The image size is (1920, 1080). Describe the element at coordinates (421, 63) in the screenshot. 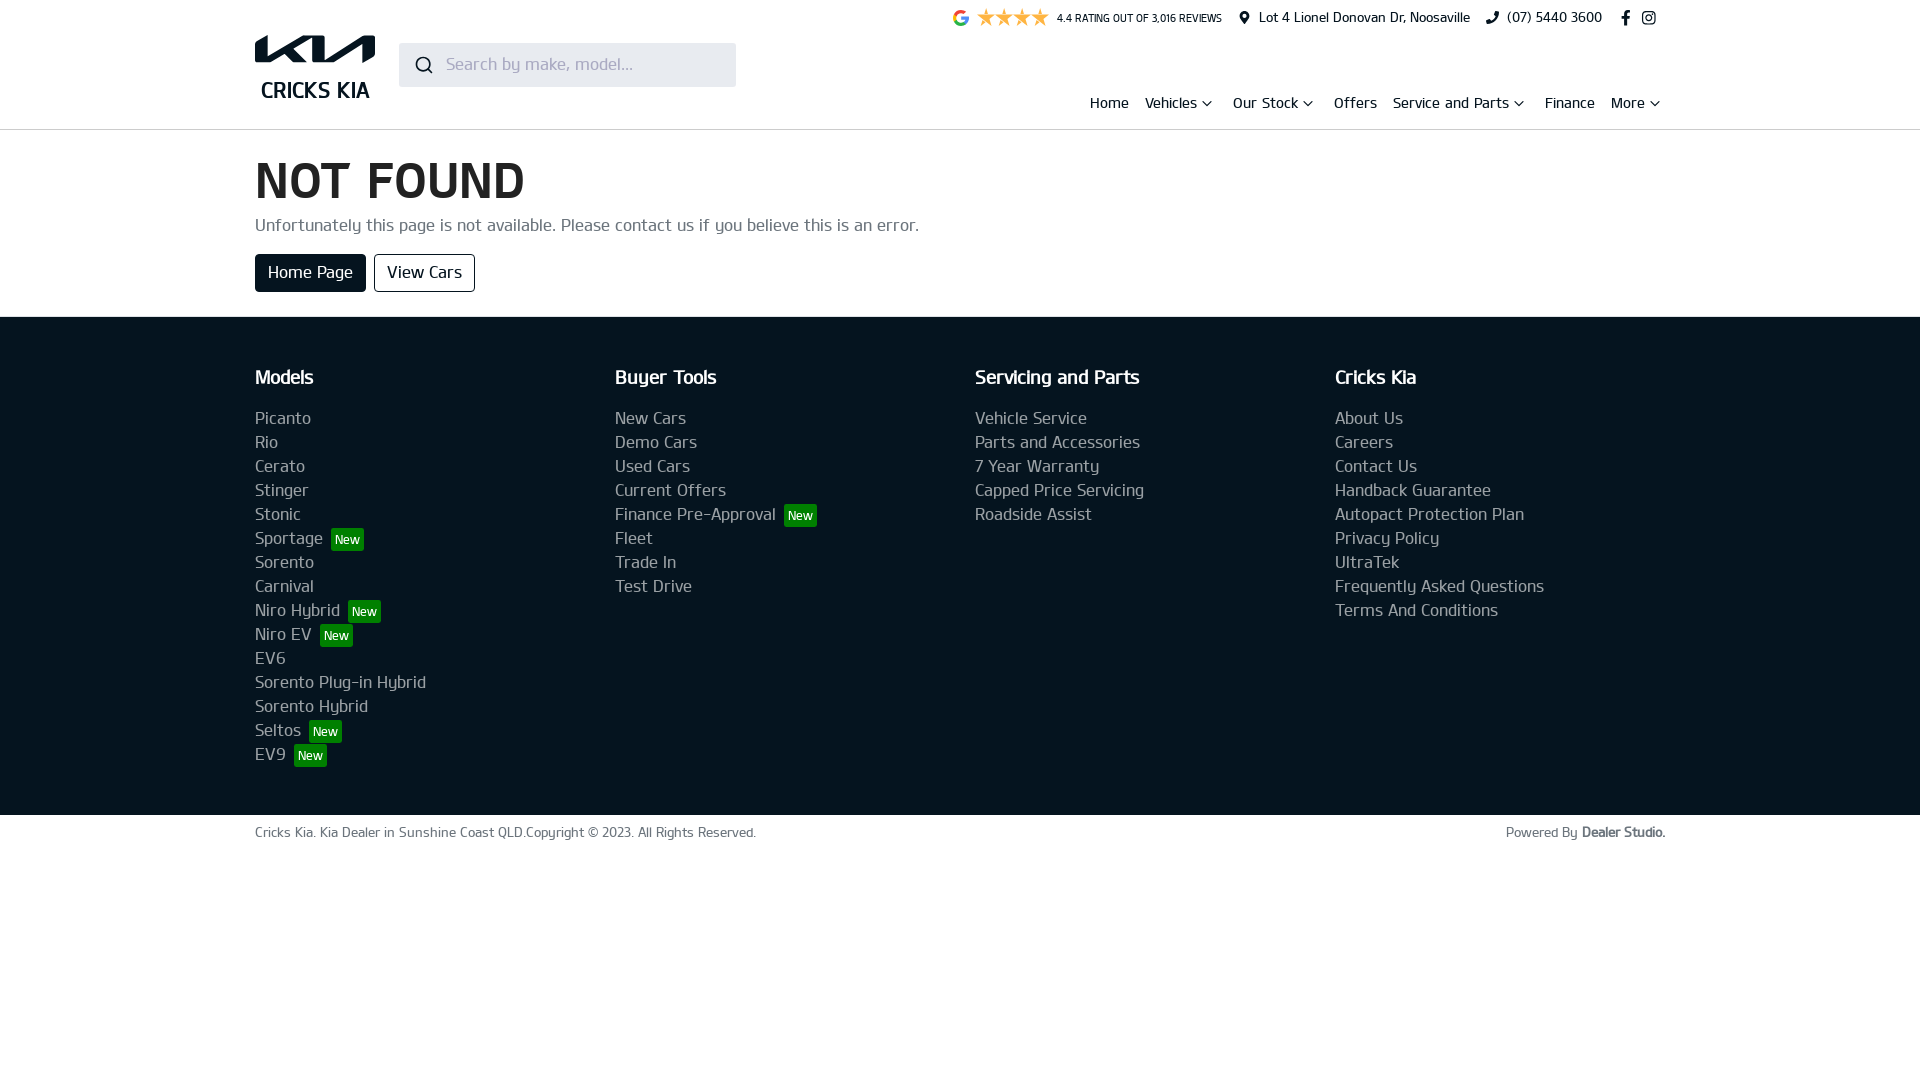

I see `'Submit'` at that location.